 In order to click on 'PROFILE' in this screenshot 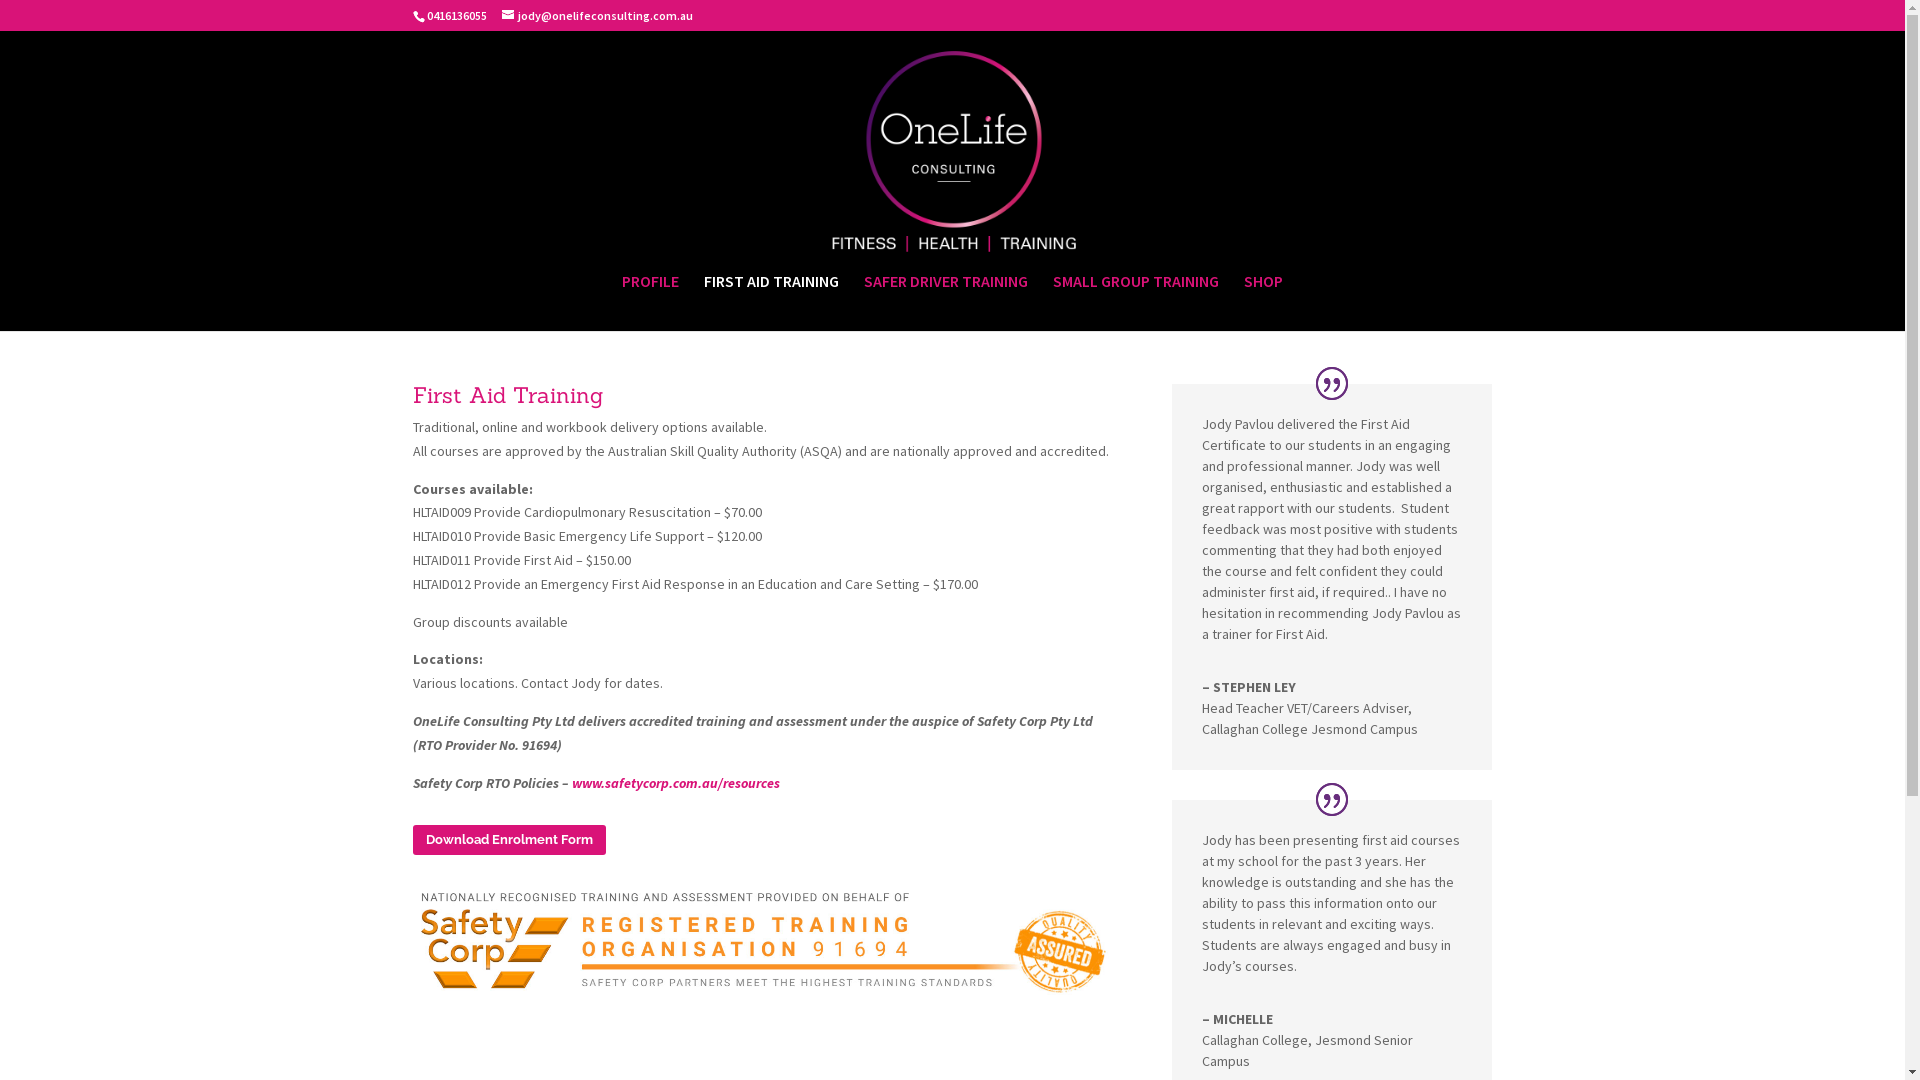, I will do `click(650, 302)`.